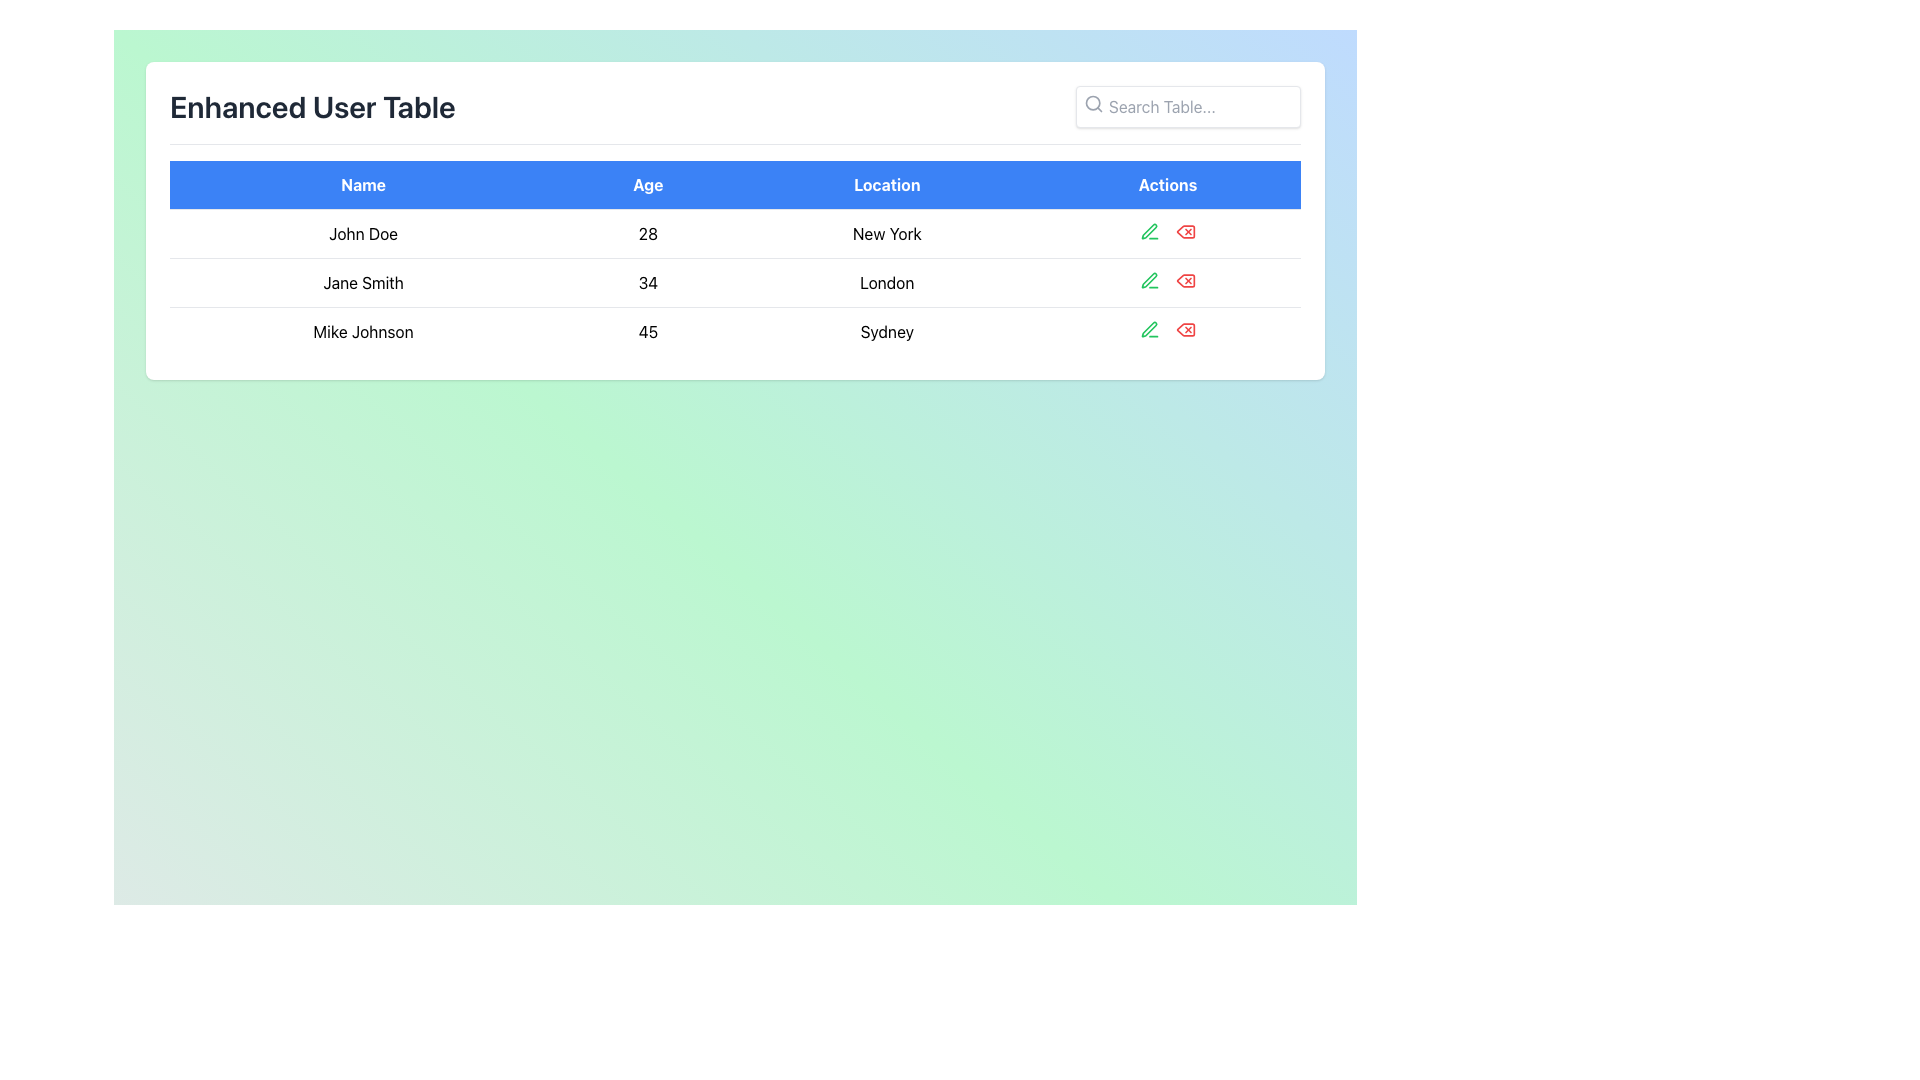 This screenshot has height=1080, width=1920. What do you see at coordinates (886, 282) in the screenshot?
I see `the text label displaying the location 'London' for the user 'Jane Smith' in the data table` at bounding box center [886, 282].